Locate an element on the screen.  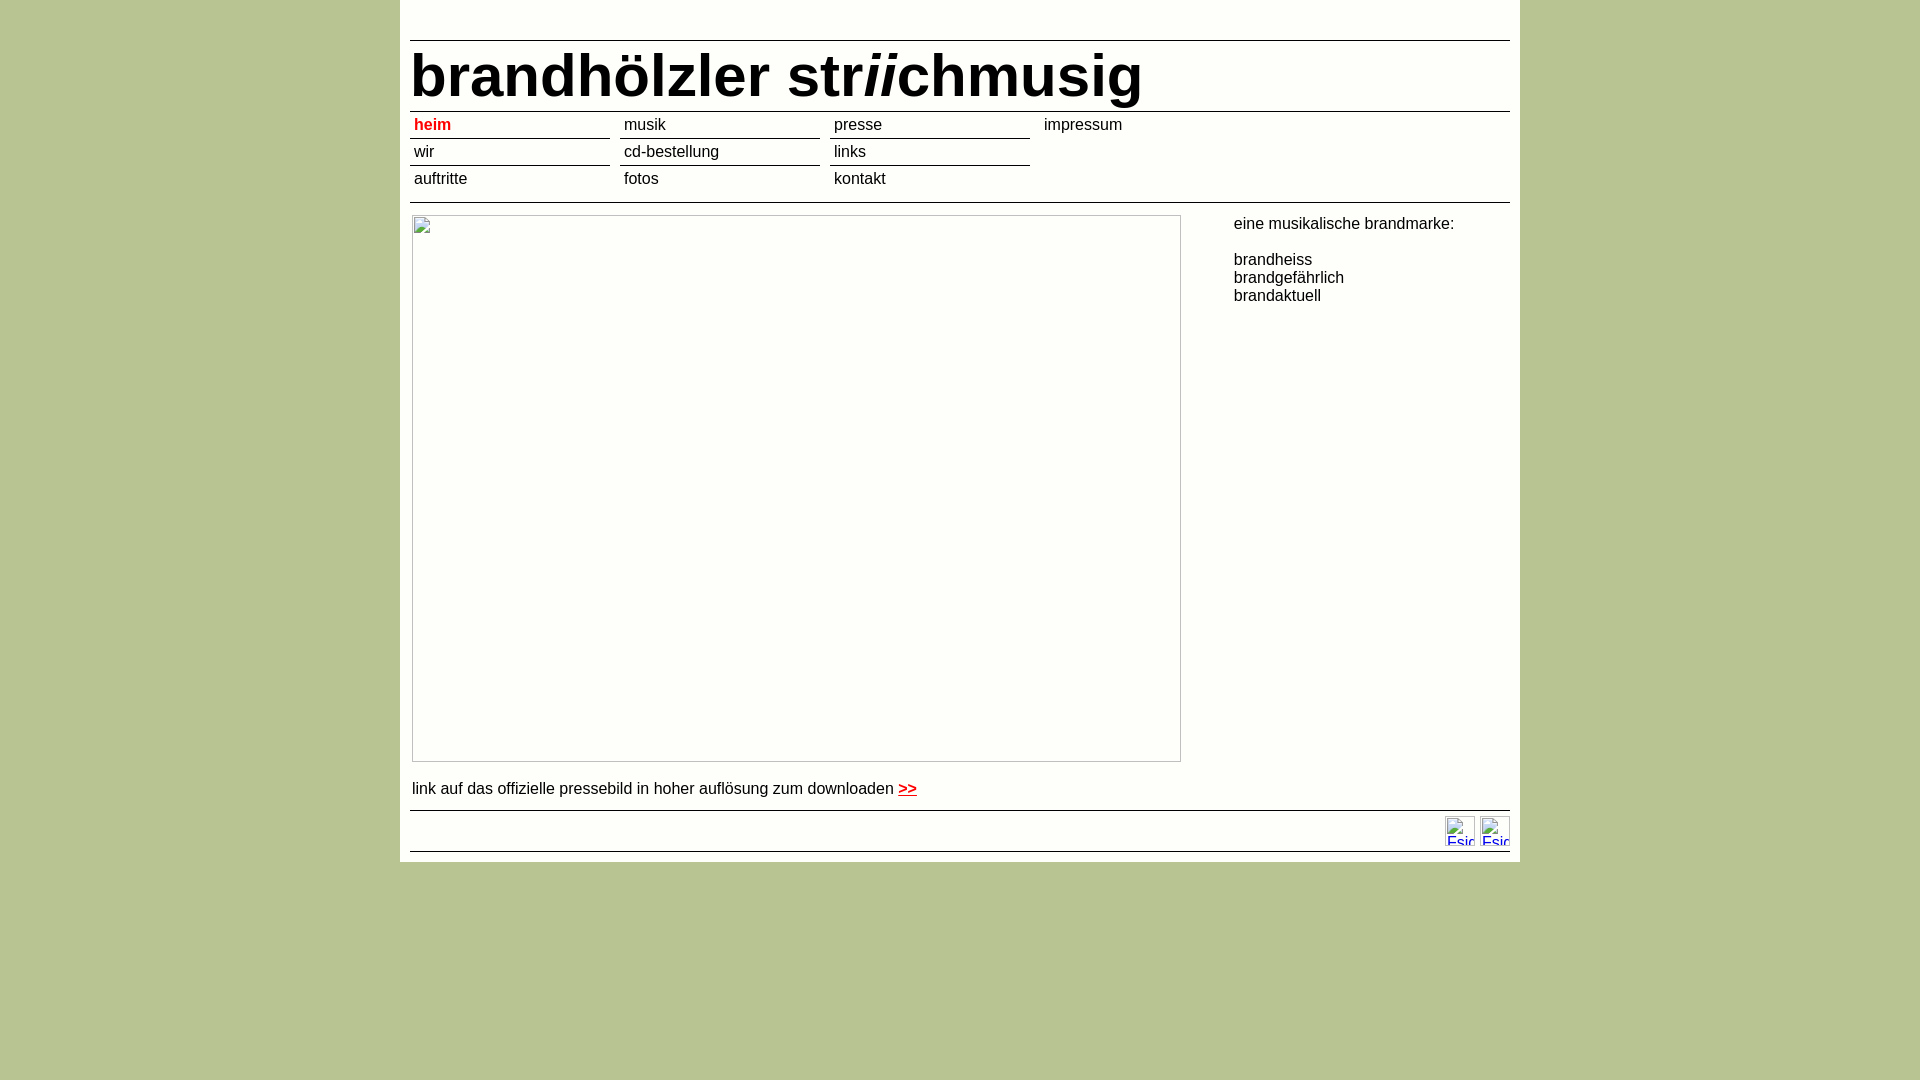
'auftritte' is located at coordinates (439, 177).